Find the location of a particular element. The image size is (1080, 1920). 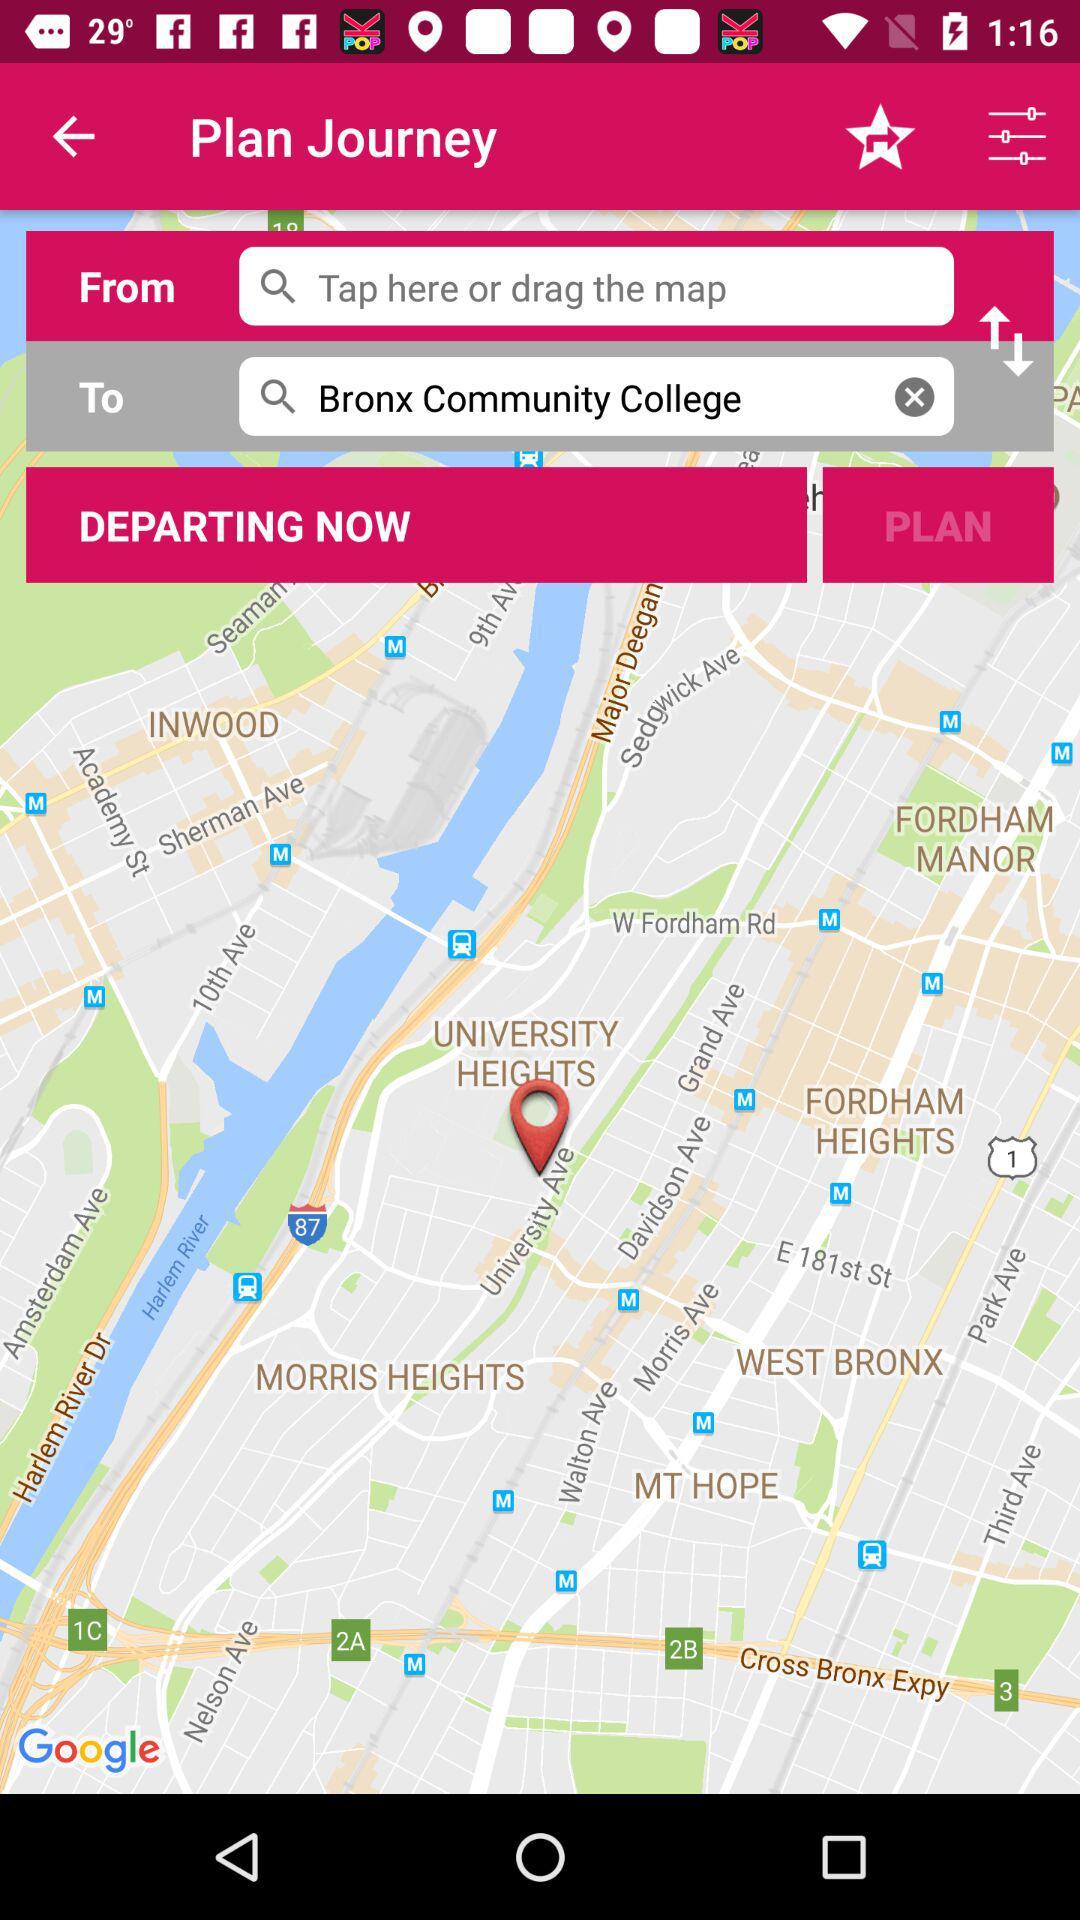

the compare icon is located at coordinates (1006, 341).